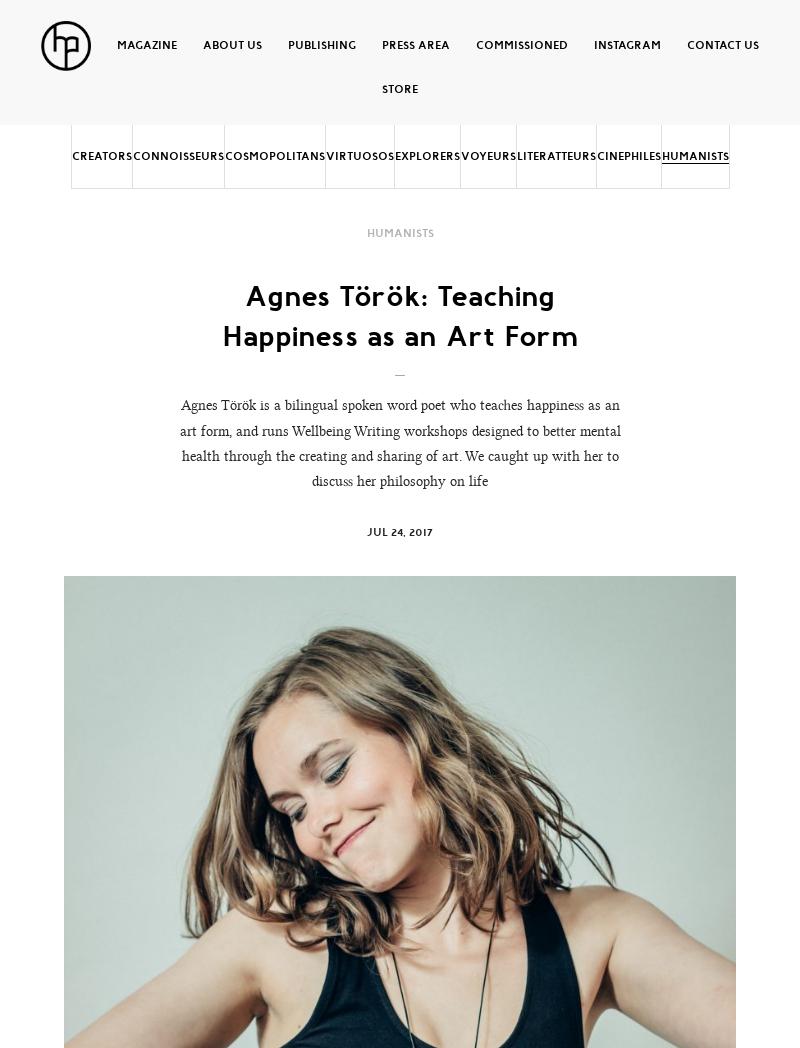 The width and height of the screenshot is (800, 1048). Describe the element at coordinates (555, 156) in the screenshot. I see `'Literatteurs'` at that location.